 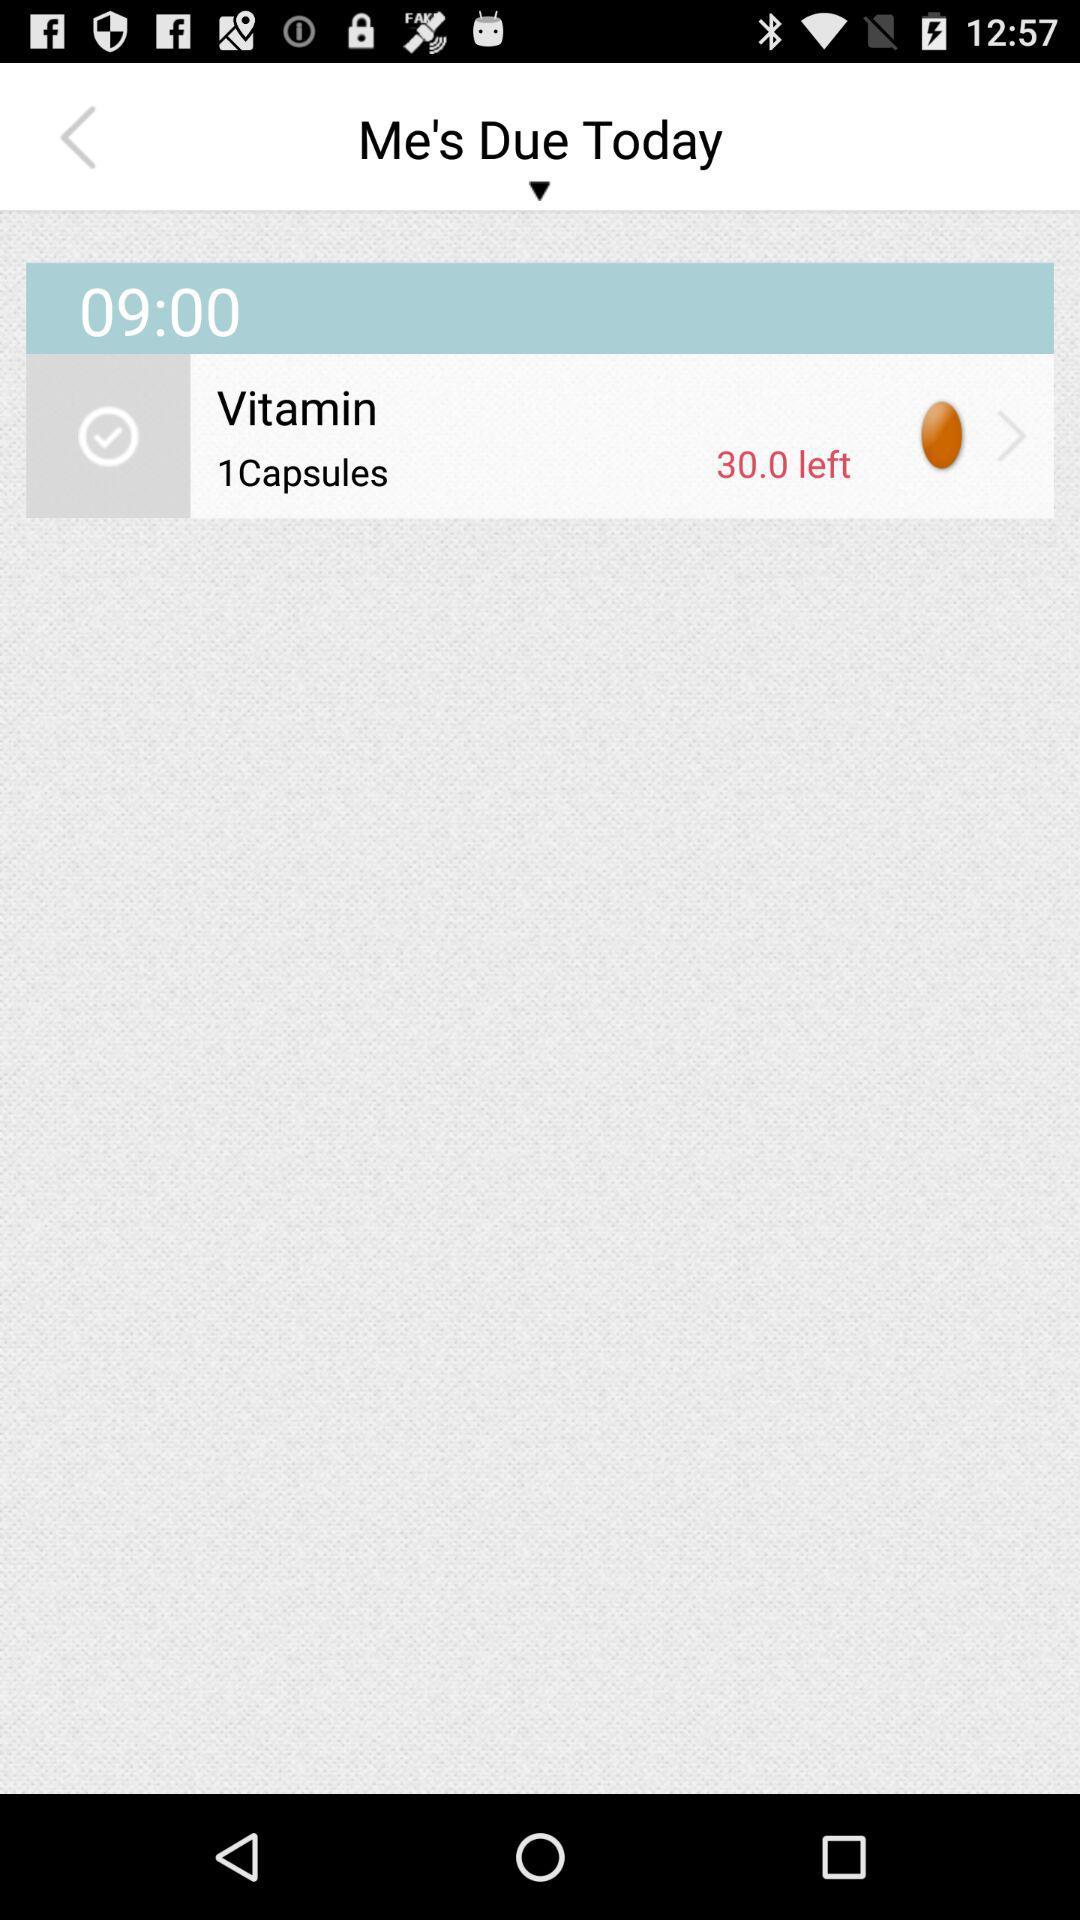 What do you see at coordinates (82, 147) in the screenshot?
I see `the arrow_backward icon` at bounding box center [82, 147].